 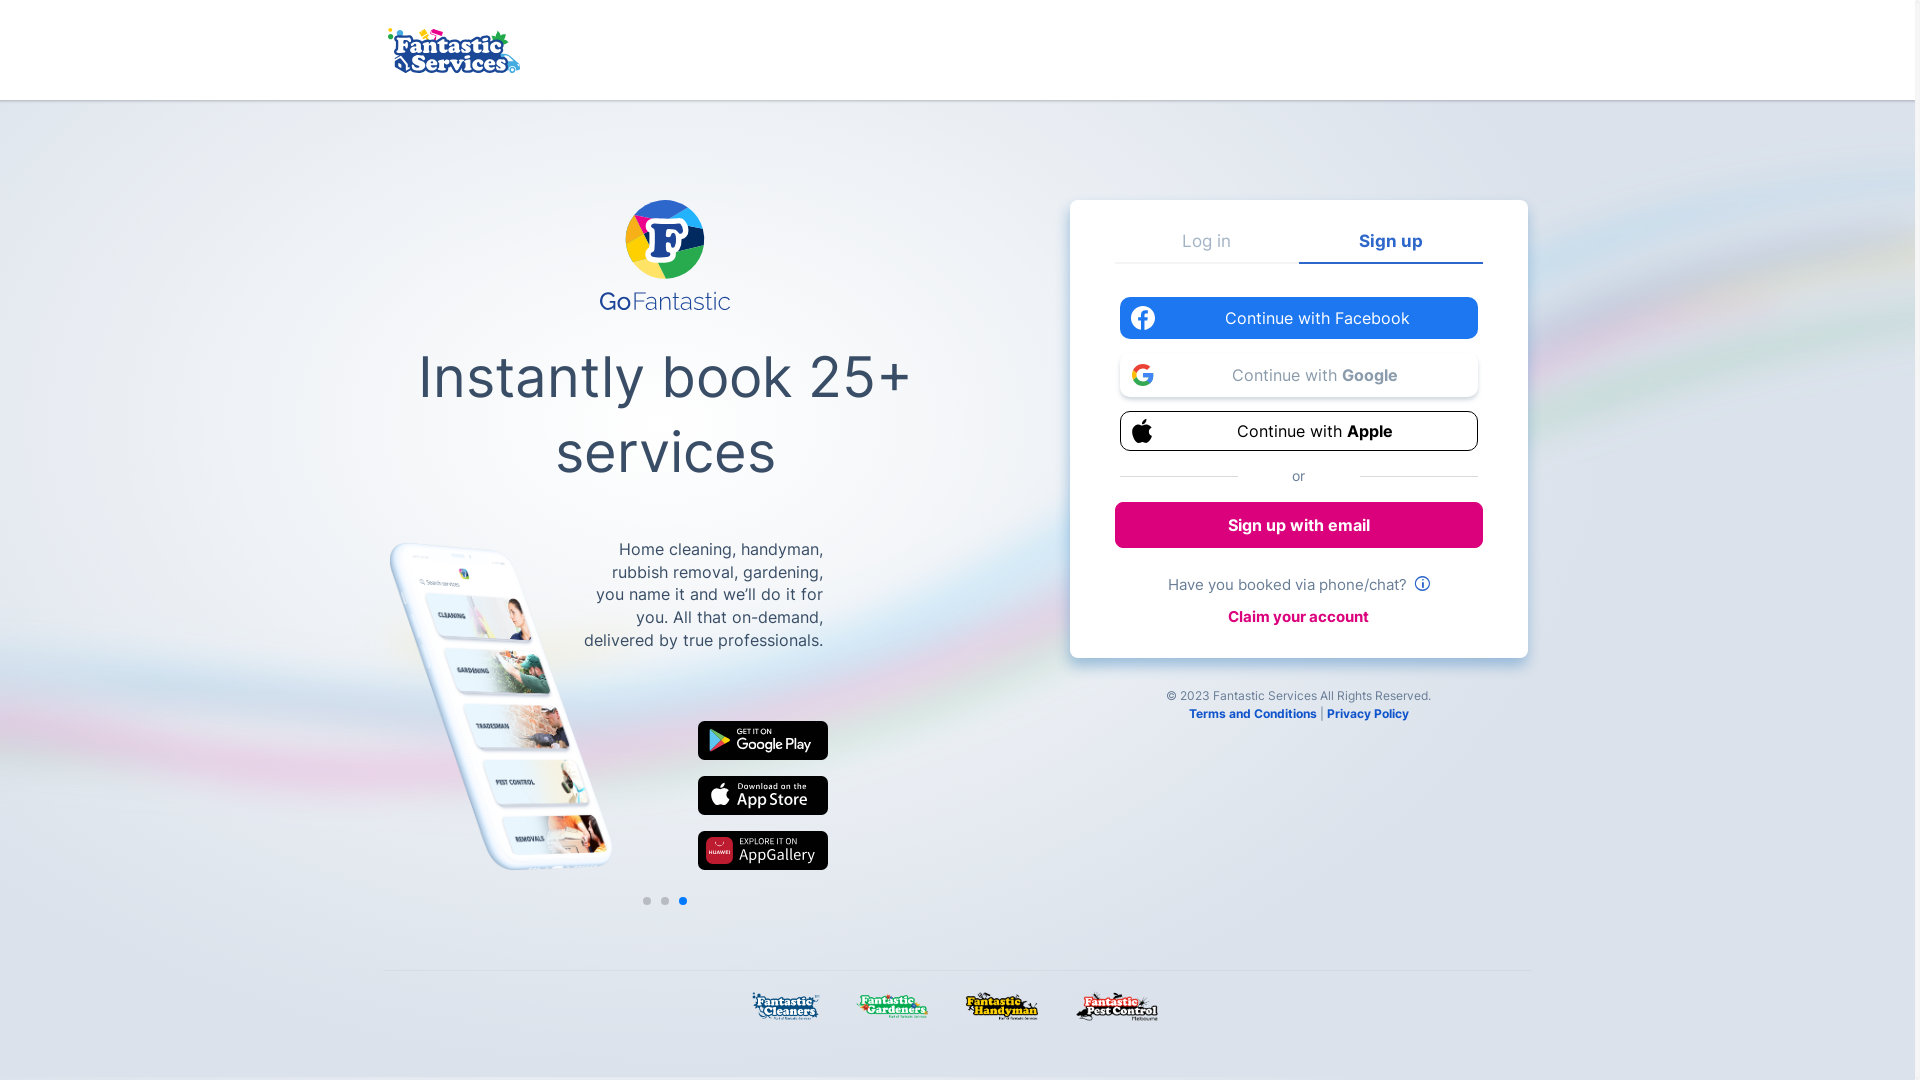 I want to click on 'Fantastic Pest Control', so click(x=1122, y=1007).